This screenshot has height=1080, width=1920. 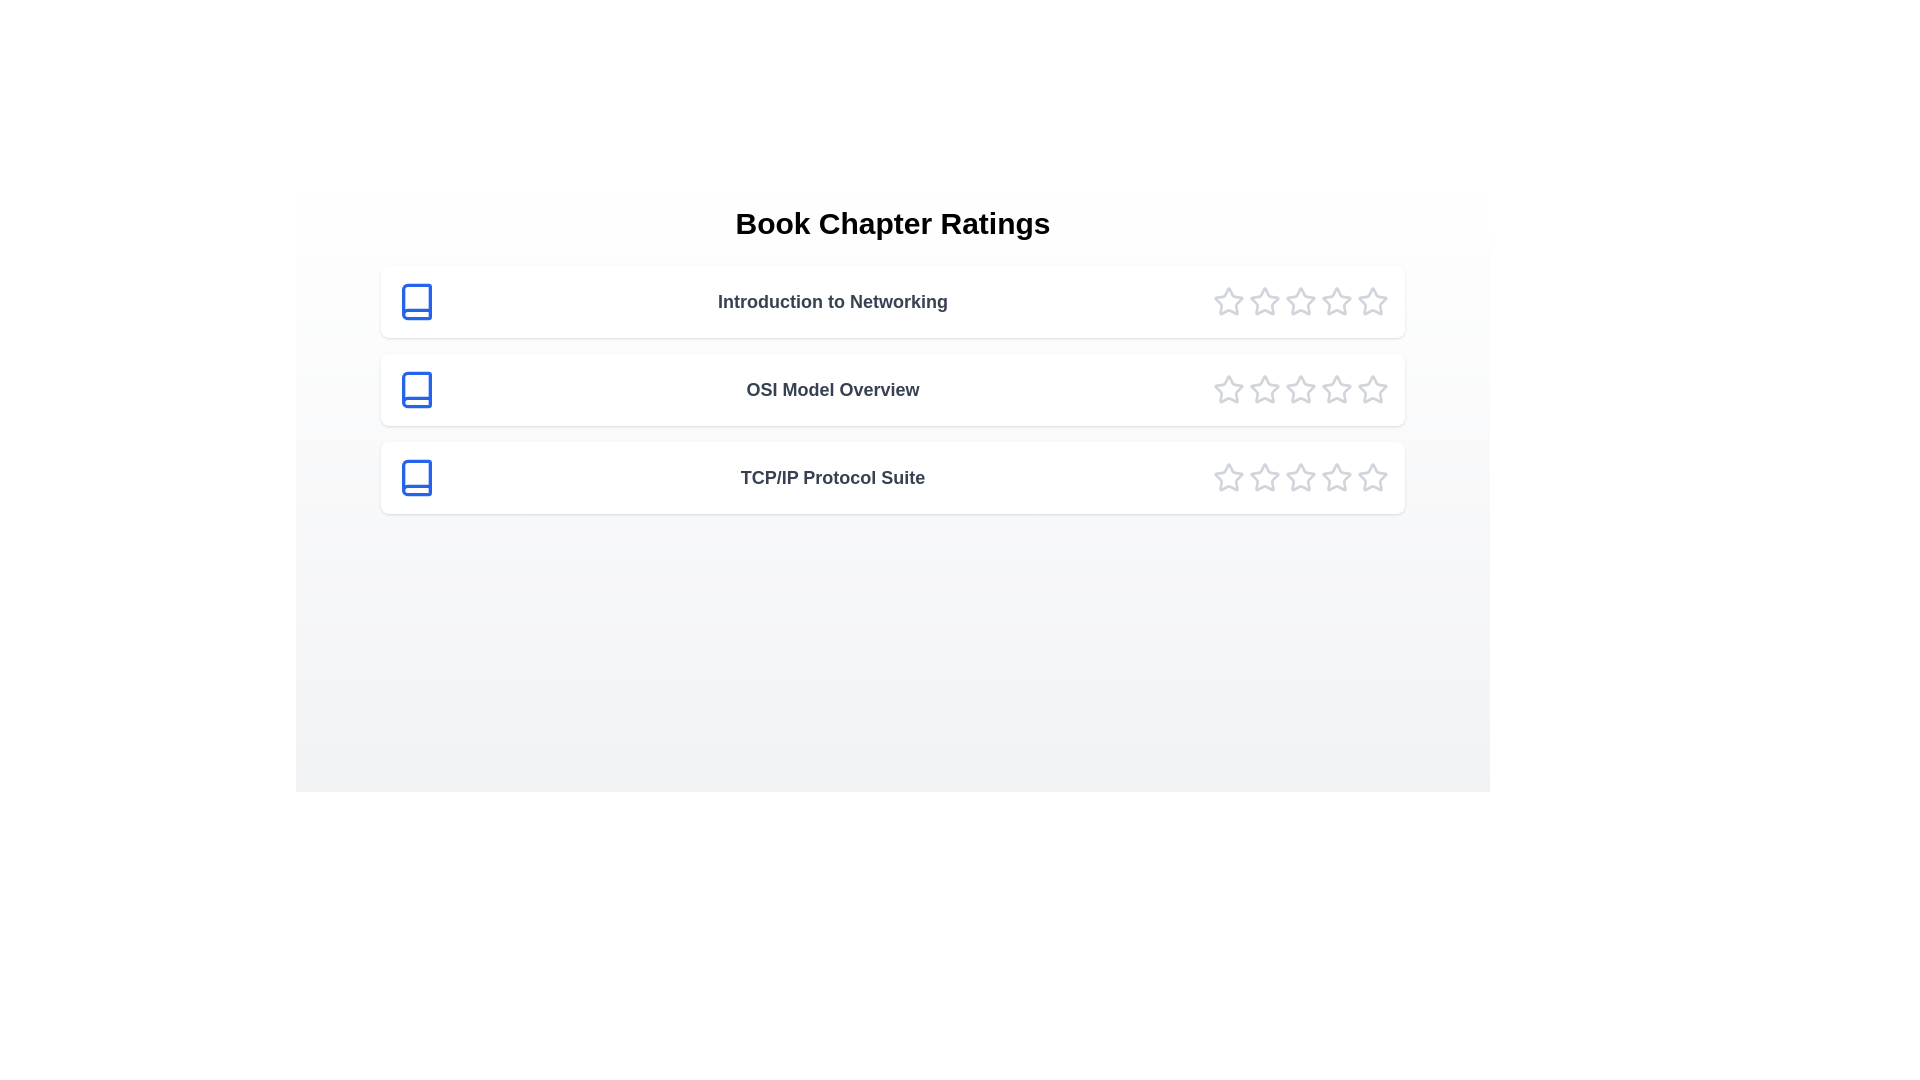 I want to click on the chapter icon for TCP/IP Protocol Suite to inspect it, so click(x=416, y=478).